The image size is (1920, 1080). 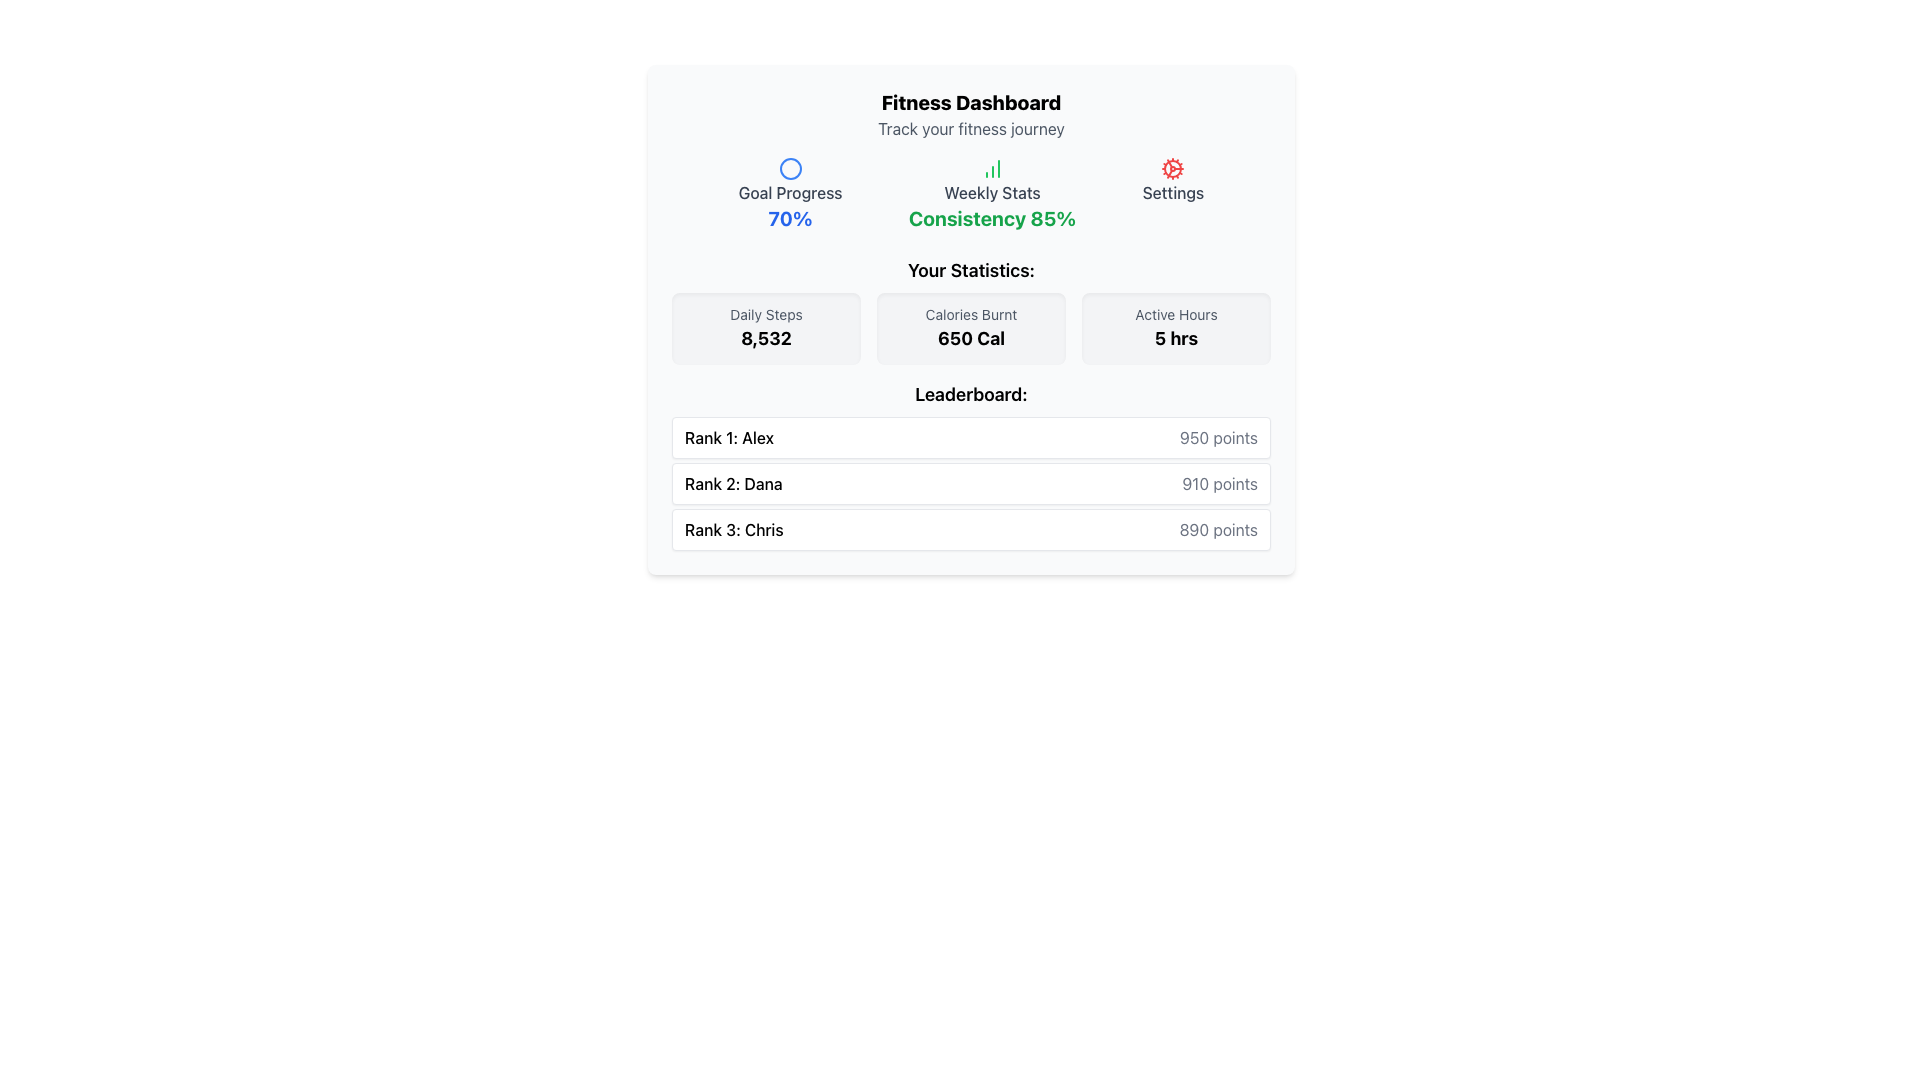 I want to click on the information conveyed by the bold green text label reading 'Consistency 85%' positioned below the 'Weekly Stats' label, so click(x=992, y=219).